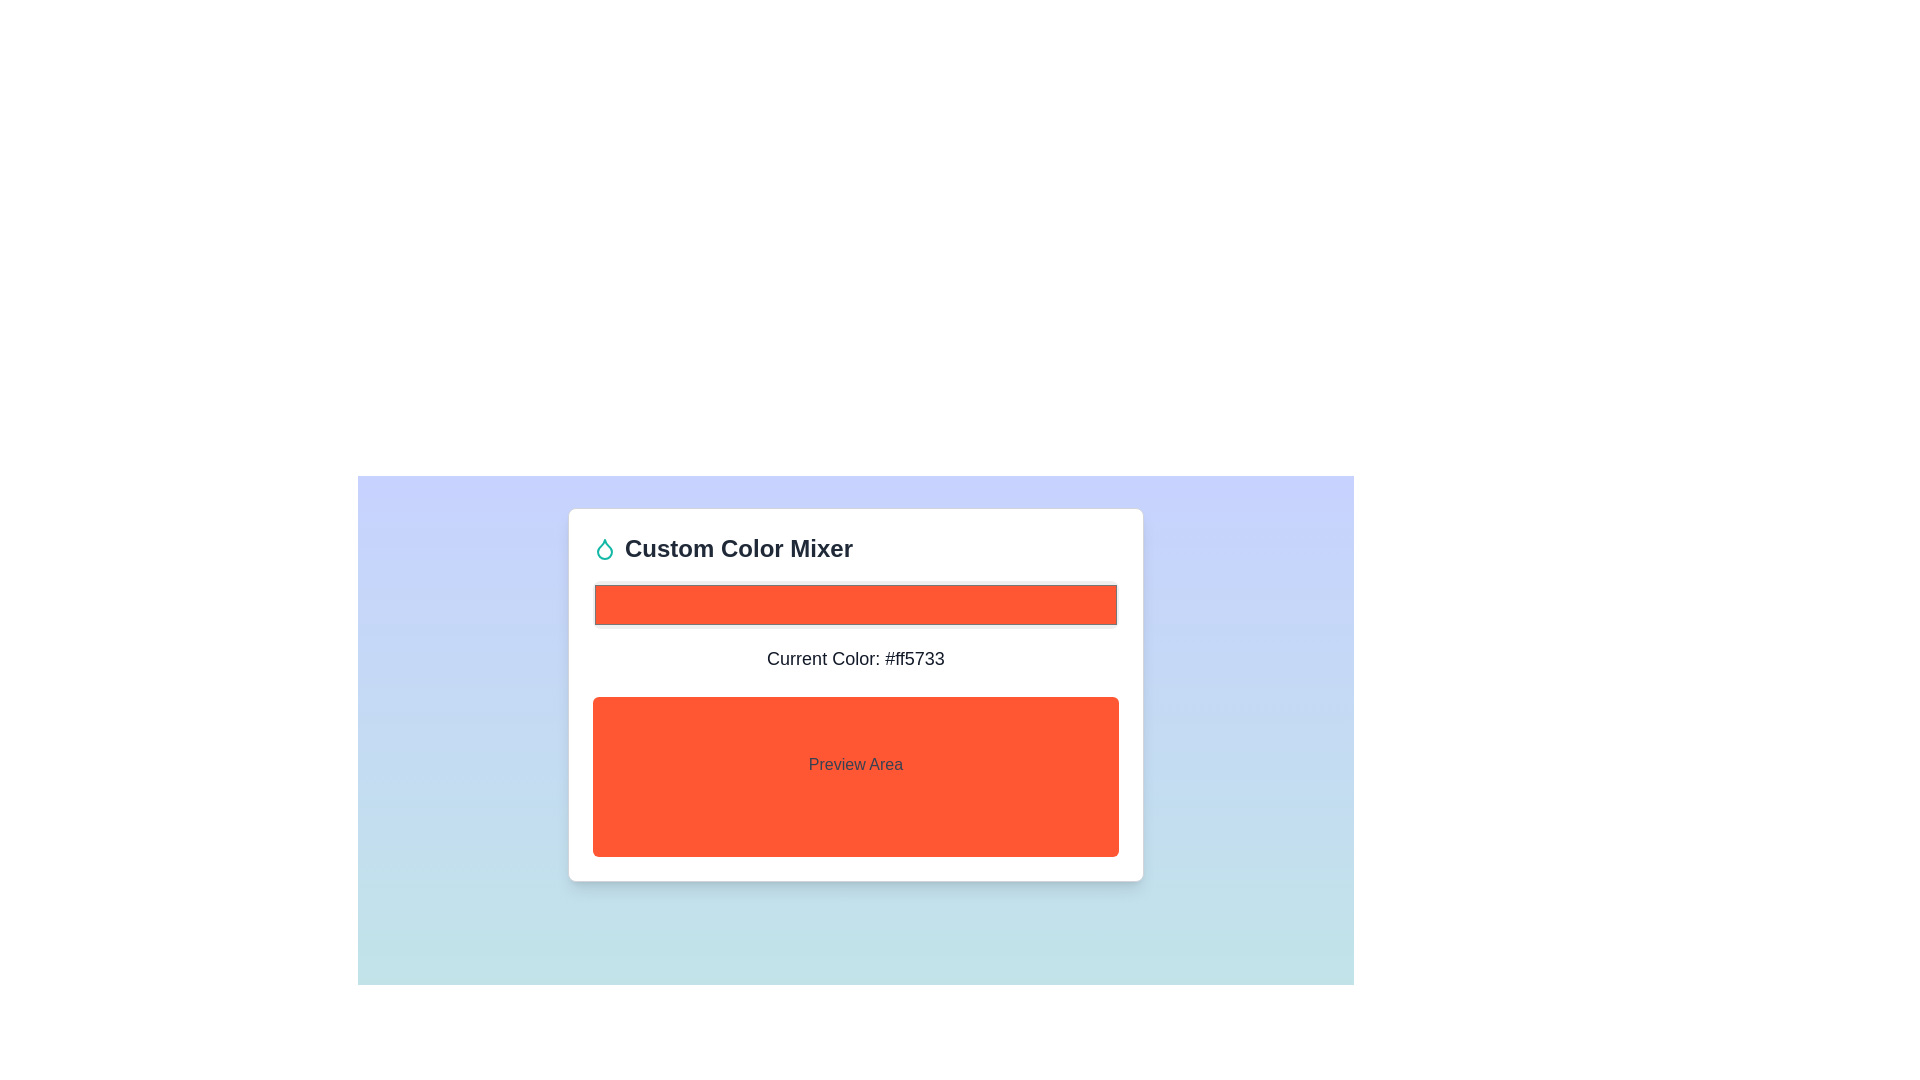 This screenshot has width=1920, height=1080. I want to click on the text label displaying 'Current Color: #ff5733' within the 'Custom Color Mixer' interface, located centrally below the color input field and above the preview area, so click(855, 659).